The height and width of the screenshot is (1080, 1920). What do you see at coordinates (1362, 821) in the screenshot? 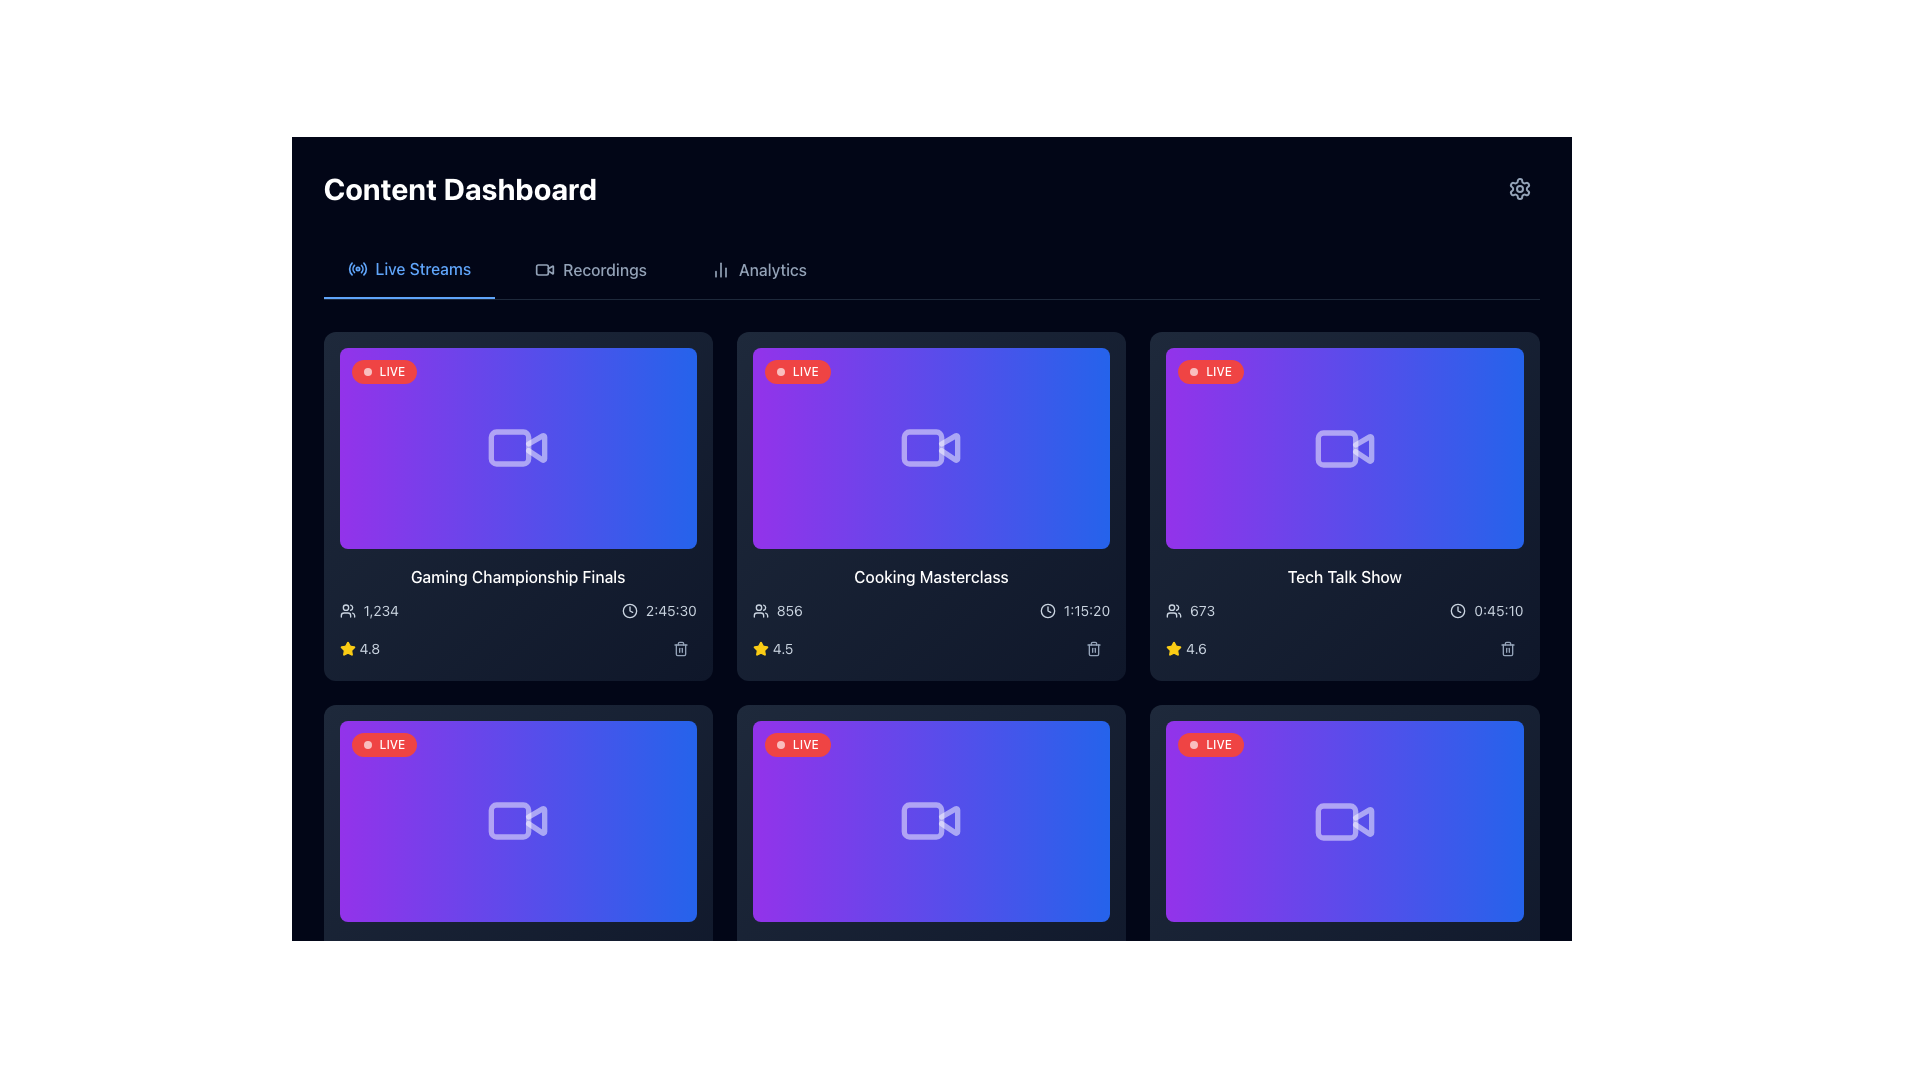
I see `the Play button located in the center of the video icon in the bottom row, second column of the video card grid layout` at bounding box center [1362, 821].